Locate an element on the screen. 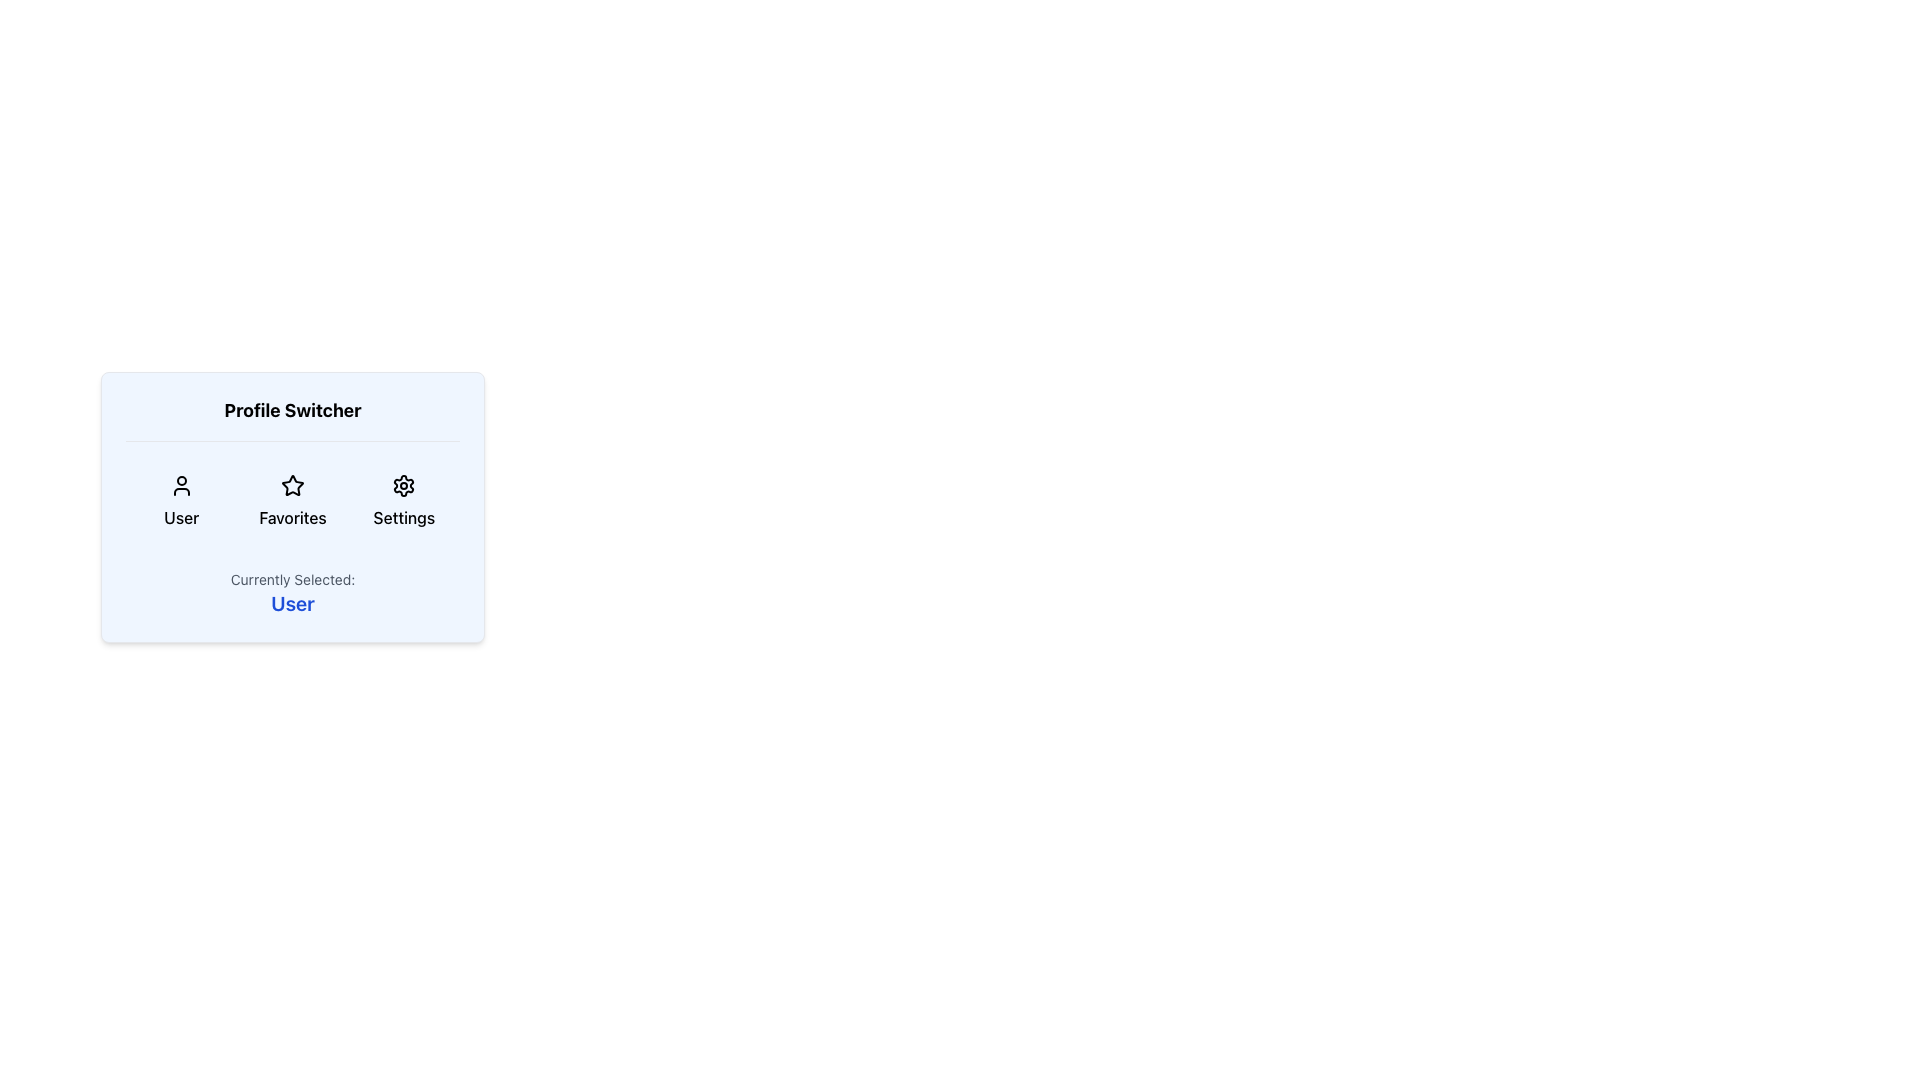  the static text element reading 'Currently Selected:' which is positioned centrally above the text 'User' in the user profile management options box is located at coordinates (291, 579).